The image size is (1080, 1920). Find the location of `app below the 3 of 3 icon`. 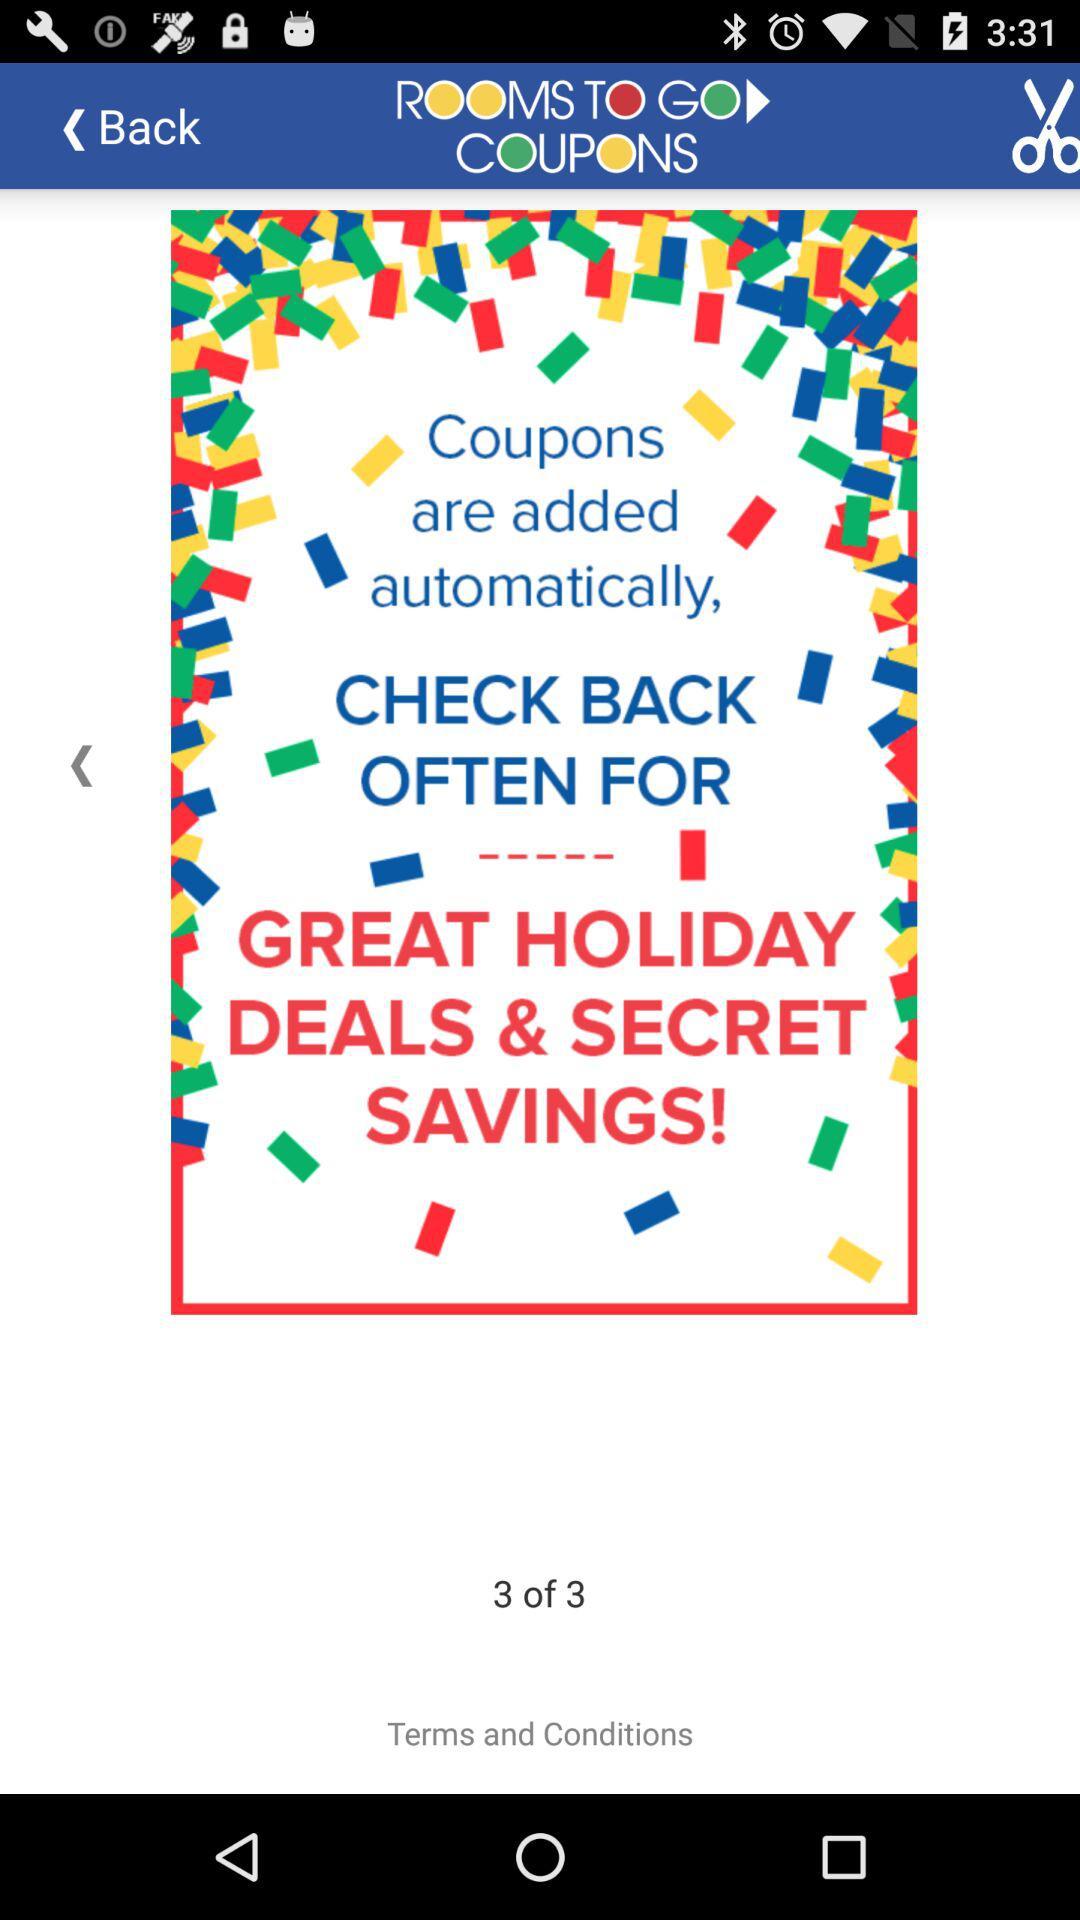

app below the 3 of 3 icon is located at coordinates (540, 1732).